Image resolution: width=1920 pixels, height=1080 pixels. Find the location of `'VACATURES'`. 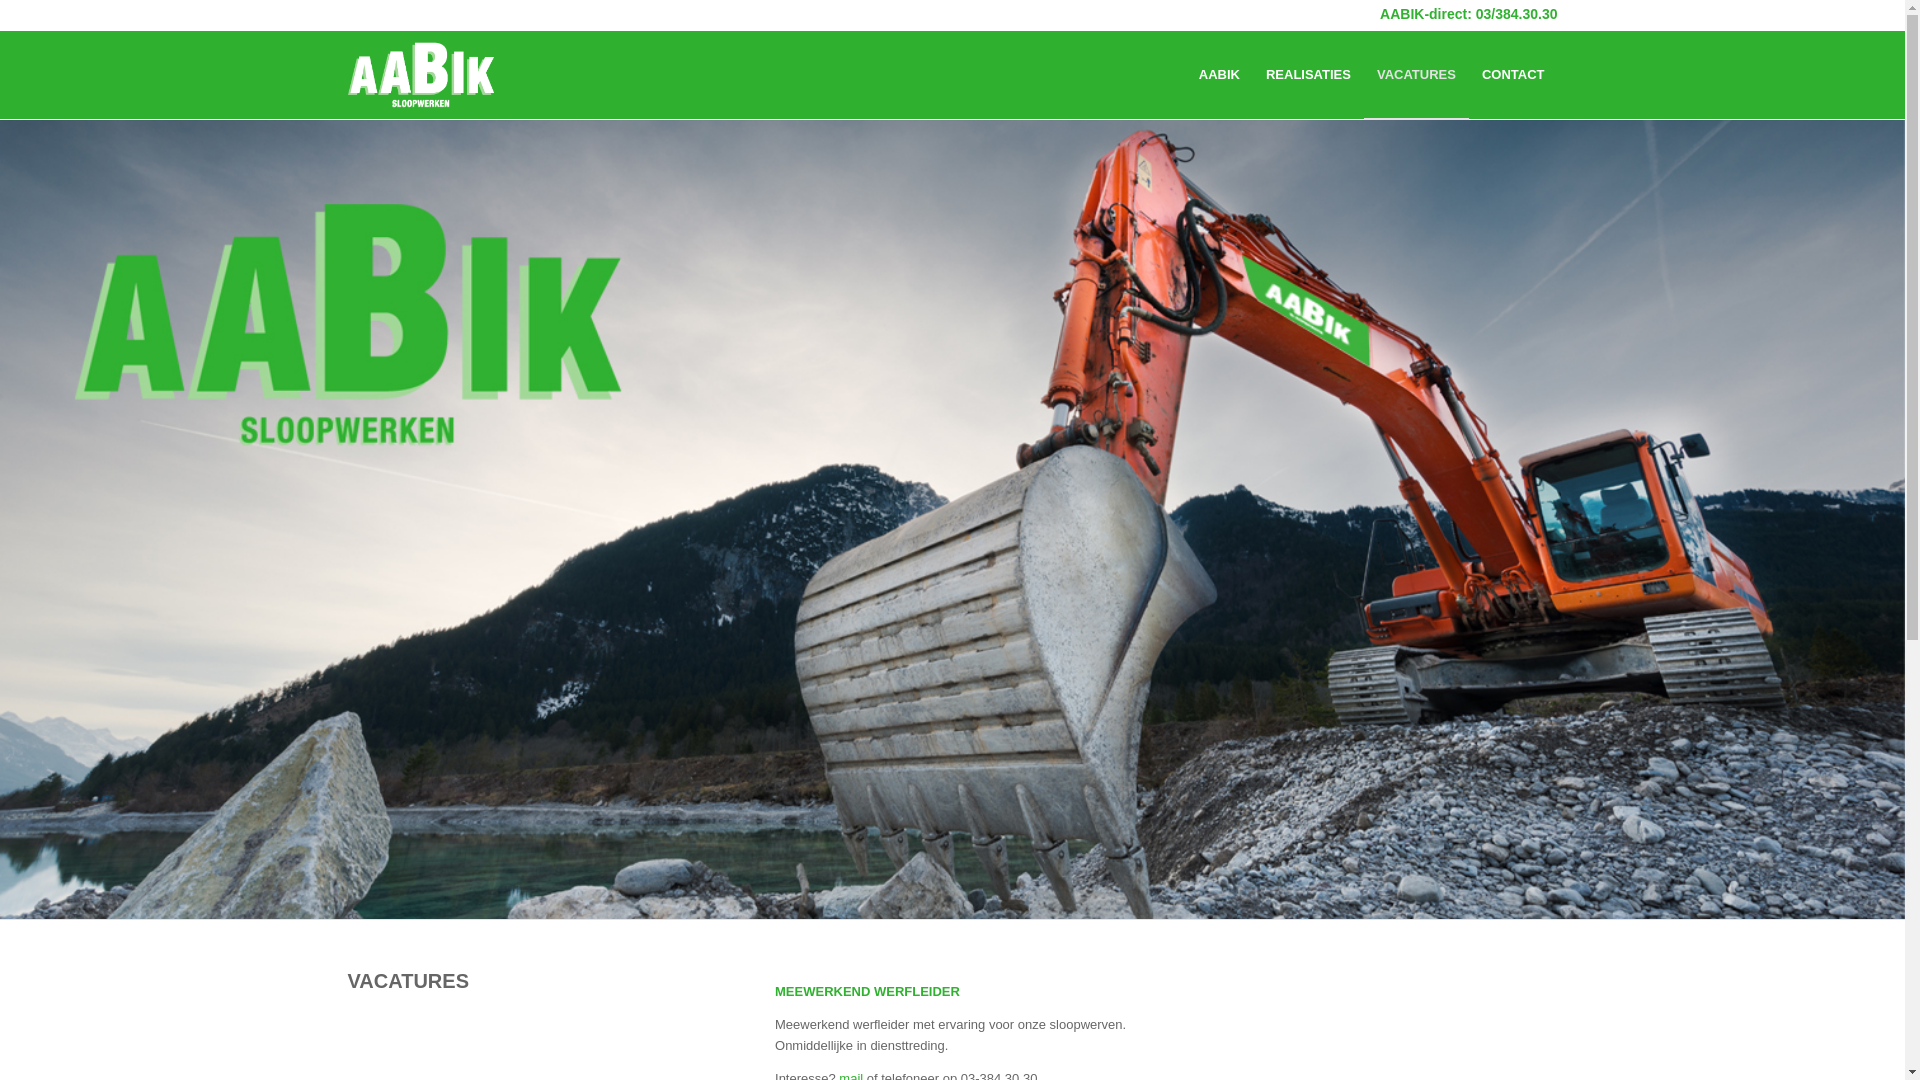

'VACATURES' is located at coordinates (1362, 73).